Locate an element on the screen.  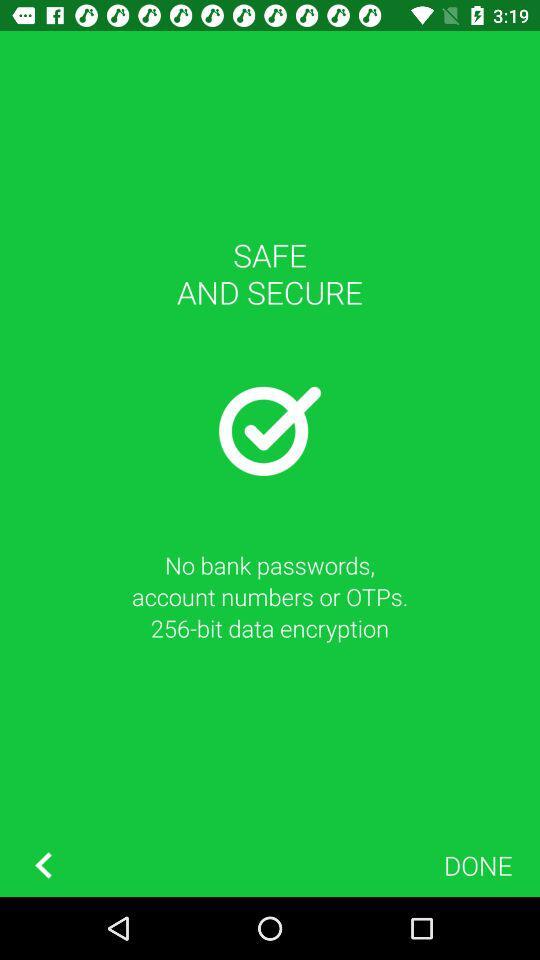
back is located at coordinates (43, 864).